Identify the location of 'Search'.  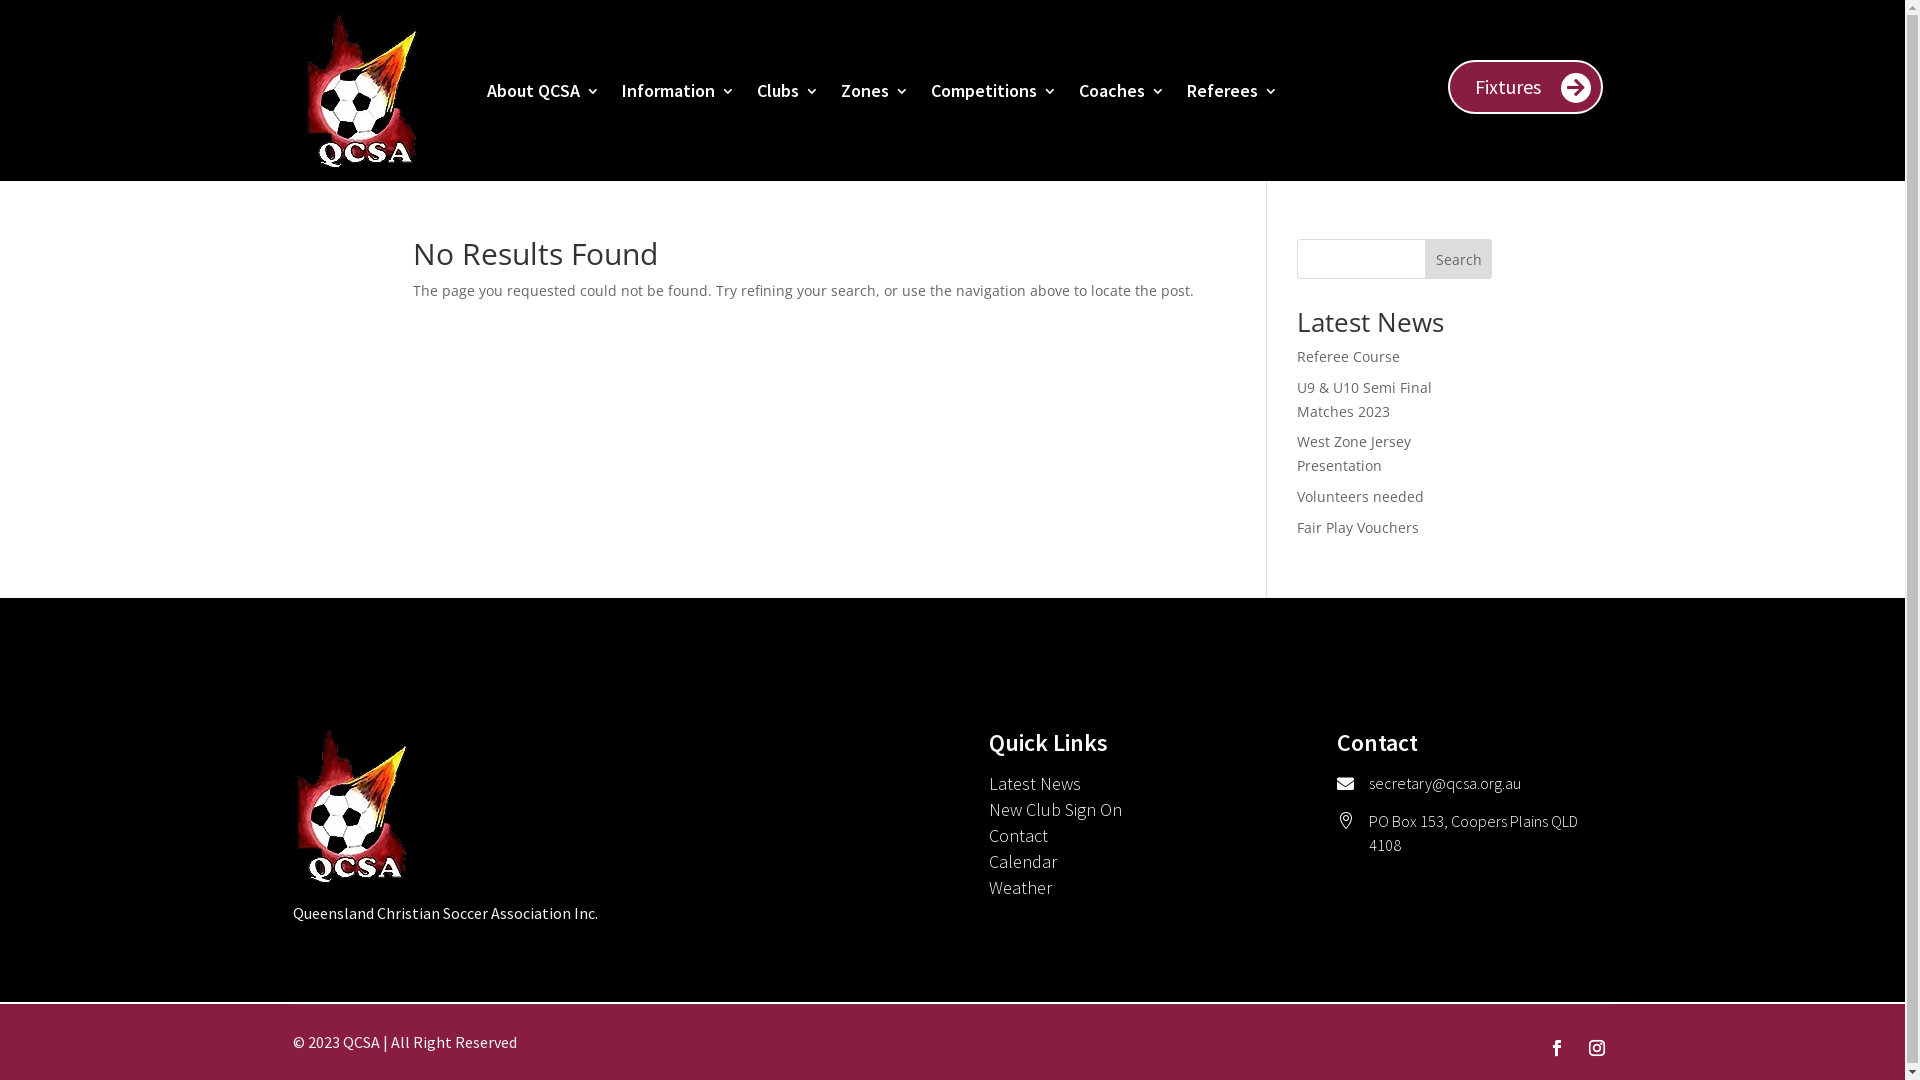
(1424, 257).